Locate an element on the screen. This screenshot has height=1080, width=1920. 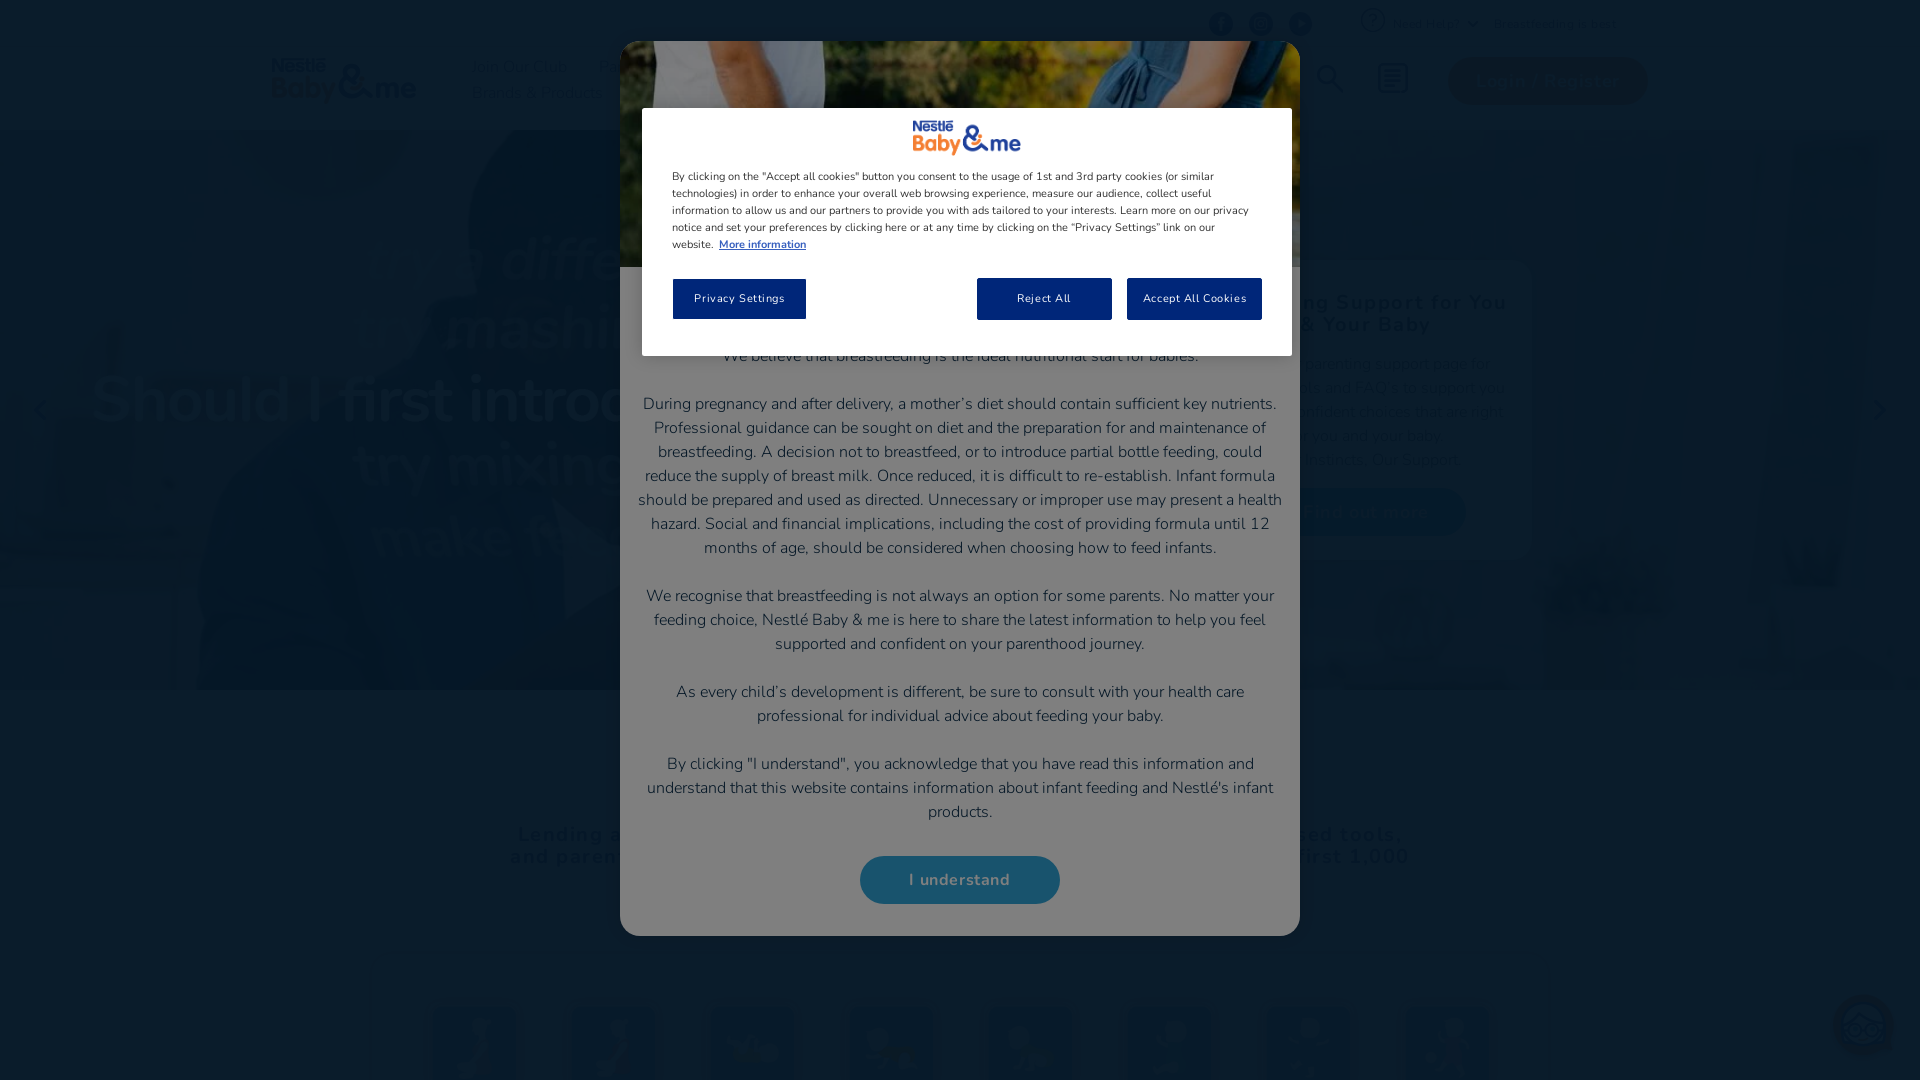
'Accept All Cookies' is located at coordinates (1127, 299).